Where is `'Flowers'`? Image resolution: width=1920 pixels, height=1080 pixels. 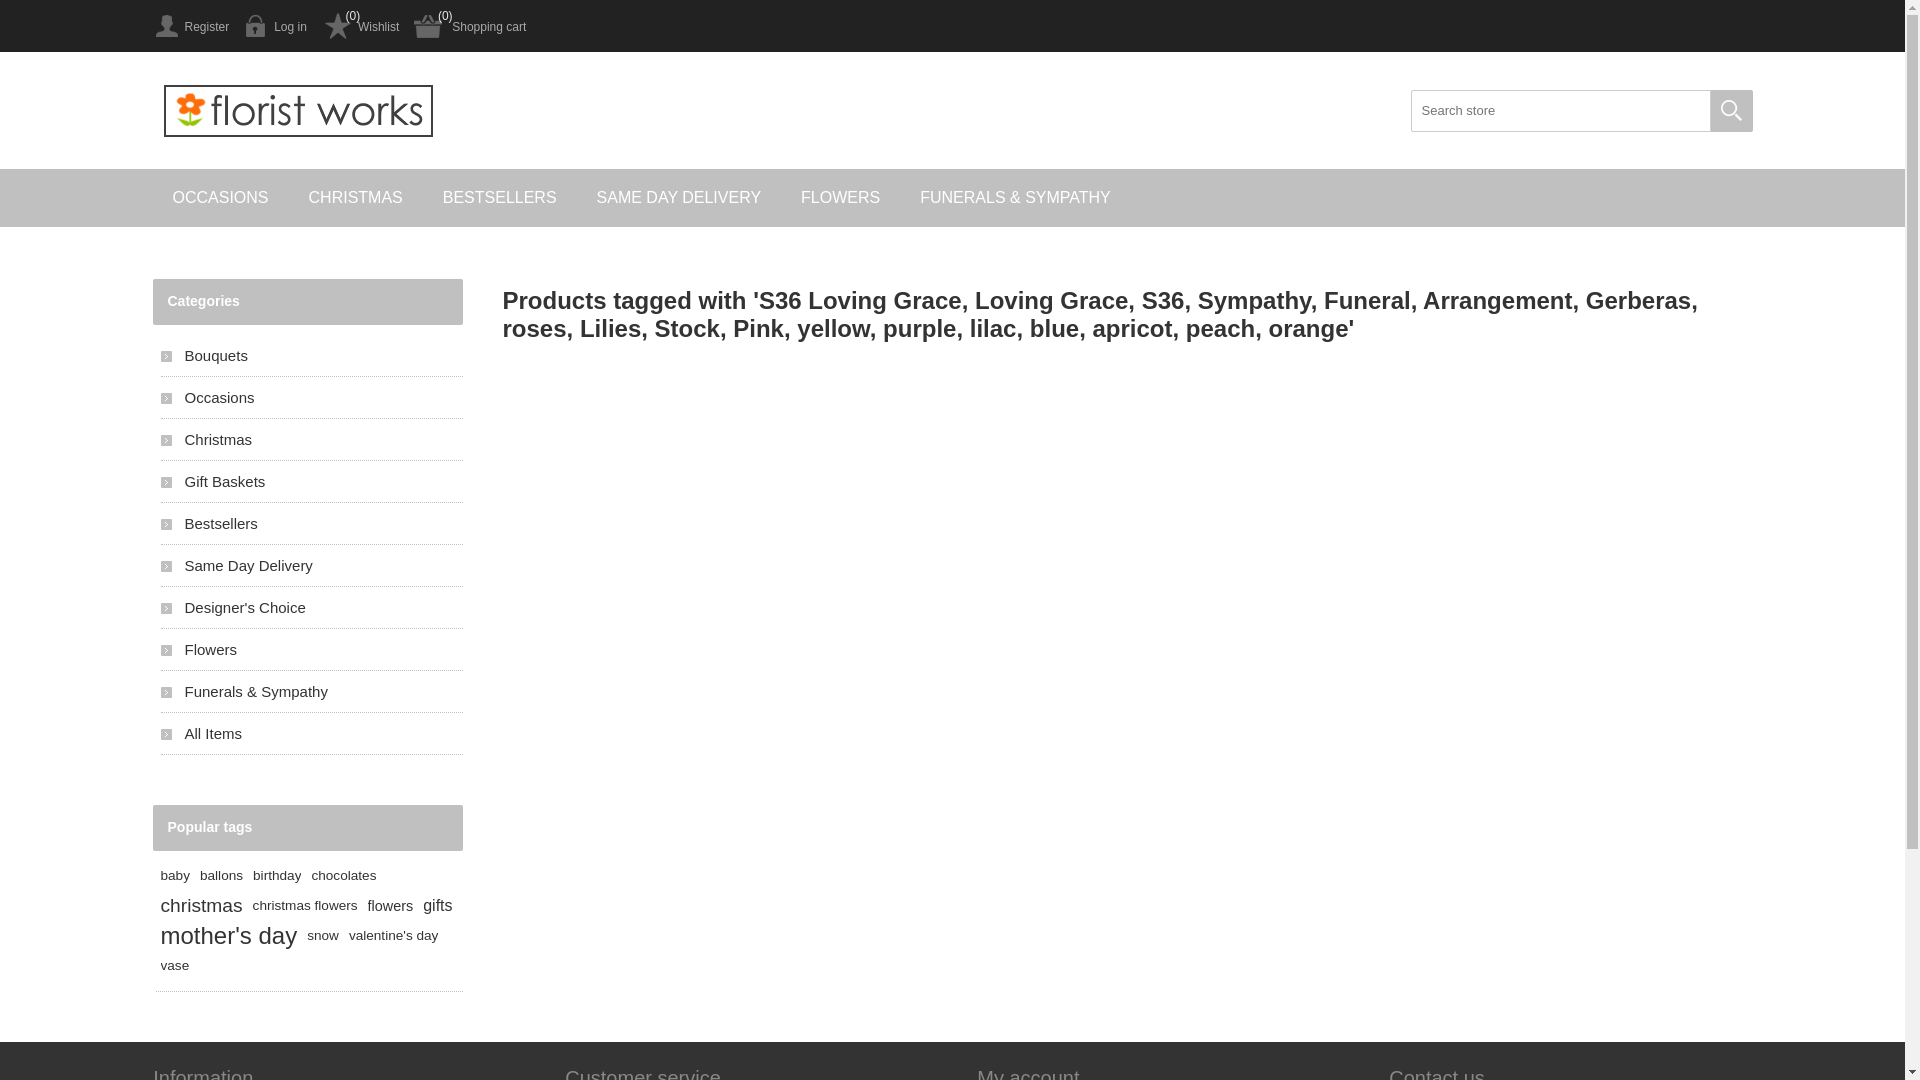 'Flowers' is located at coordinates (310, 649).